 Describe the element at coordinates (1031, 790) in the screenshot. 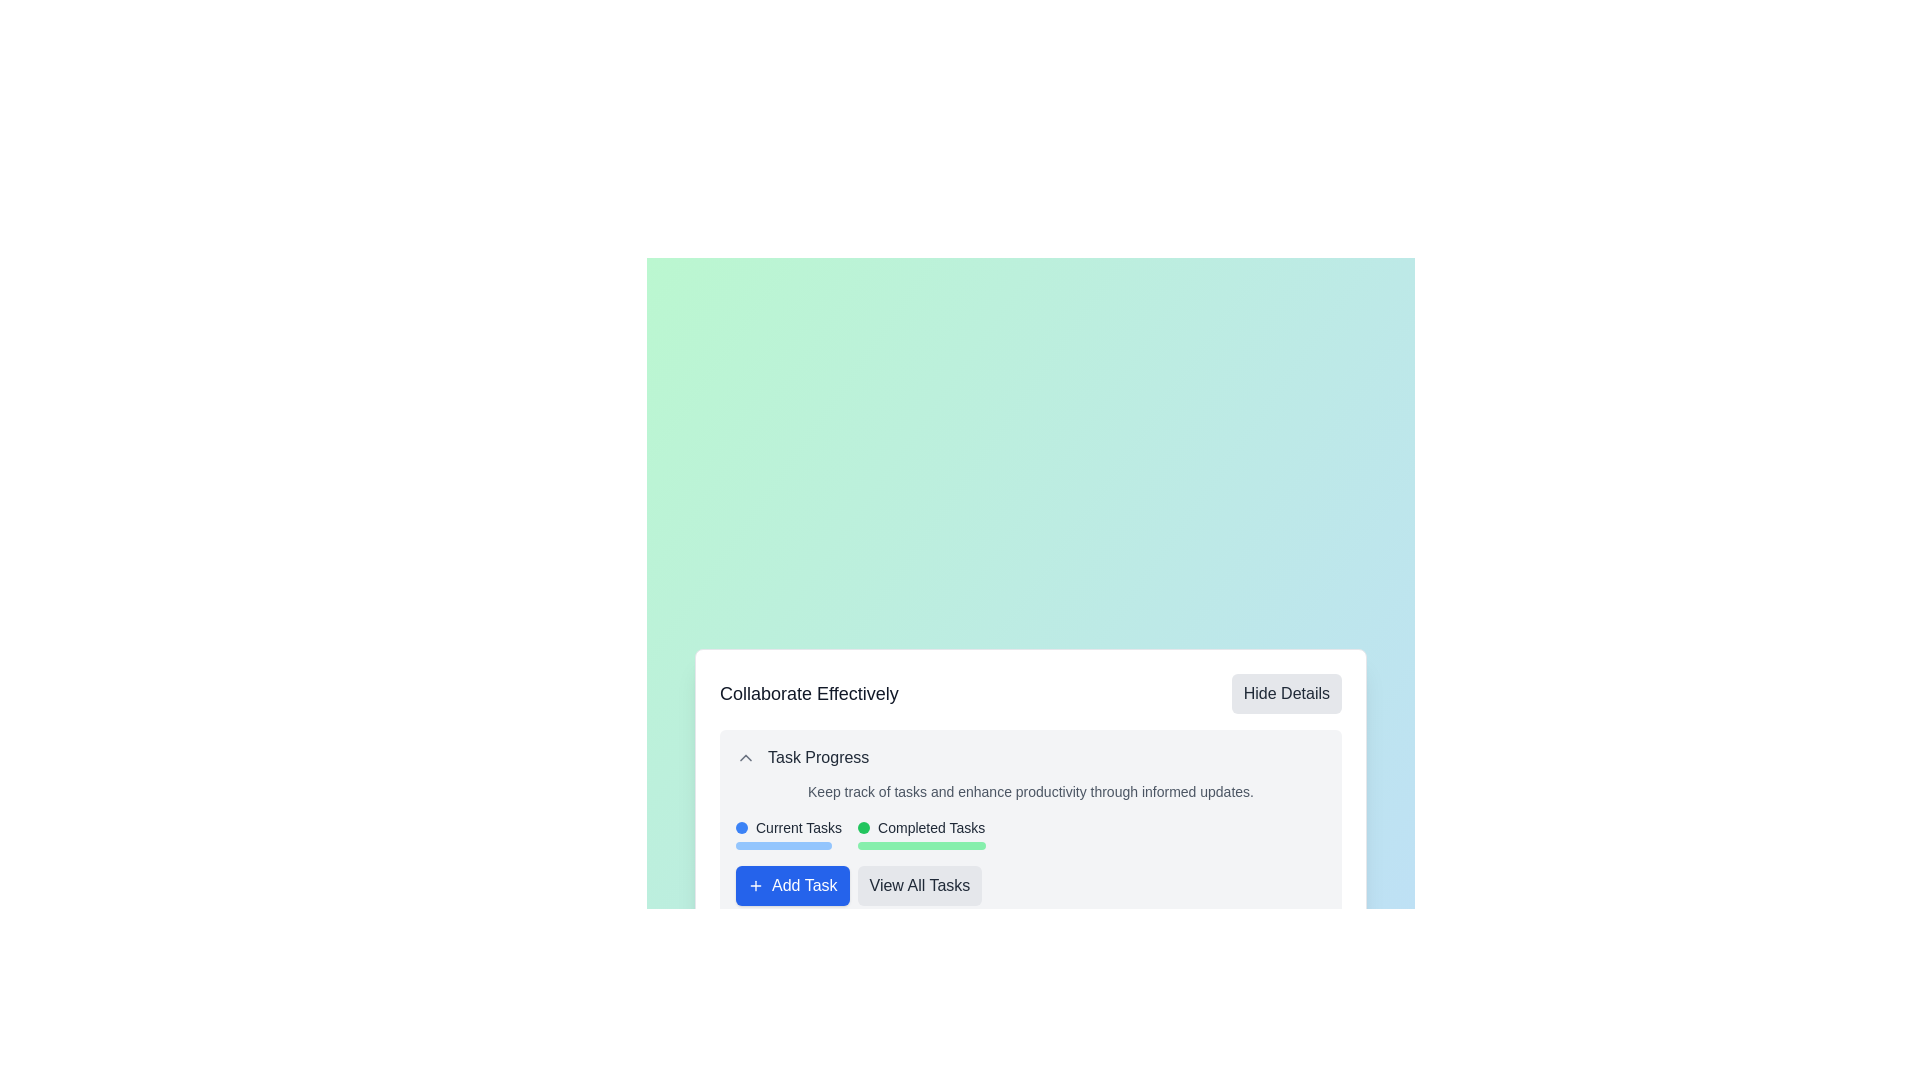

I see `the static text block displaying 'Keep track of tasks and enhance productivity through informed updates.' which is positioned below the header 'Task Progress'` at that location.